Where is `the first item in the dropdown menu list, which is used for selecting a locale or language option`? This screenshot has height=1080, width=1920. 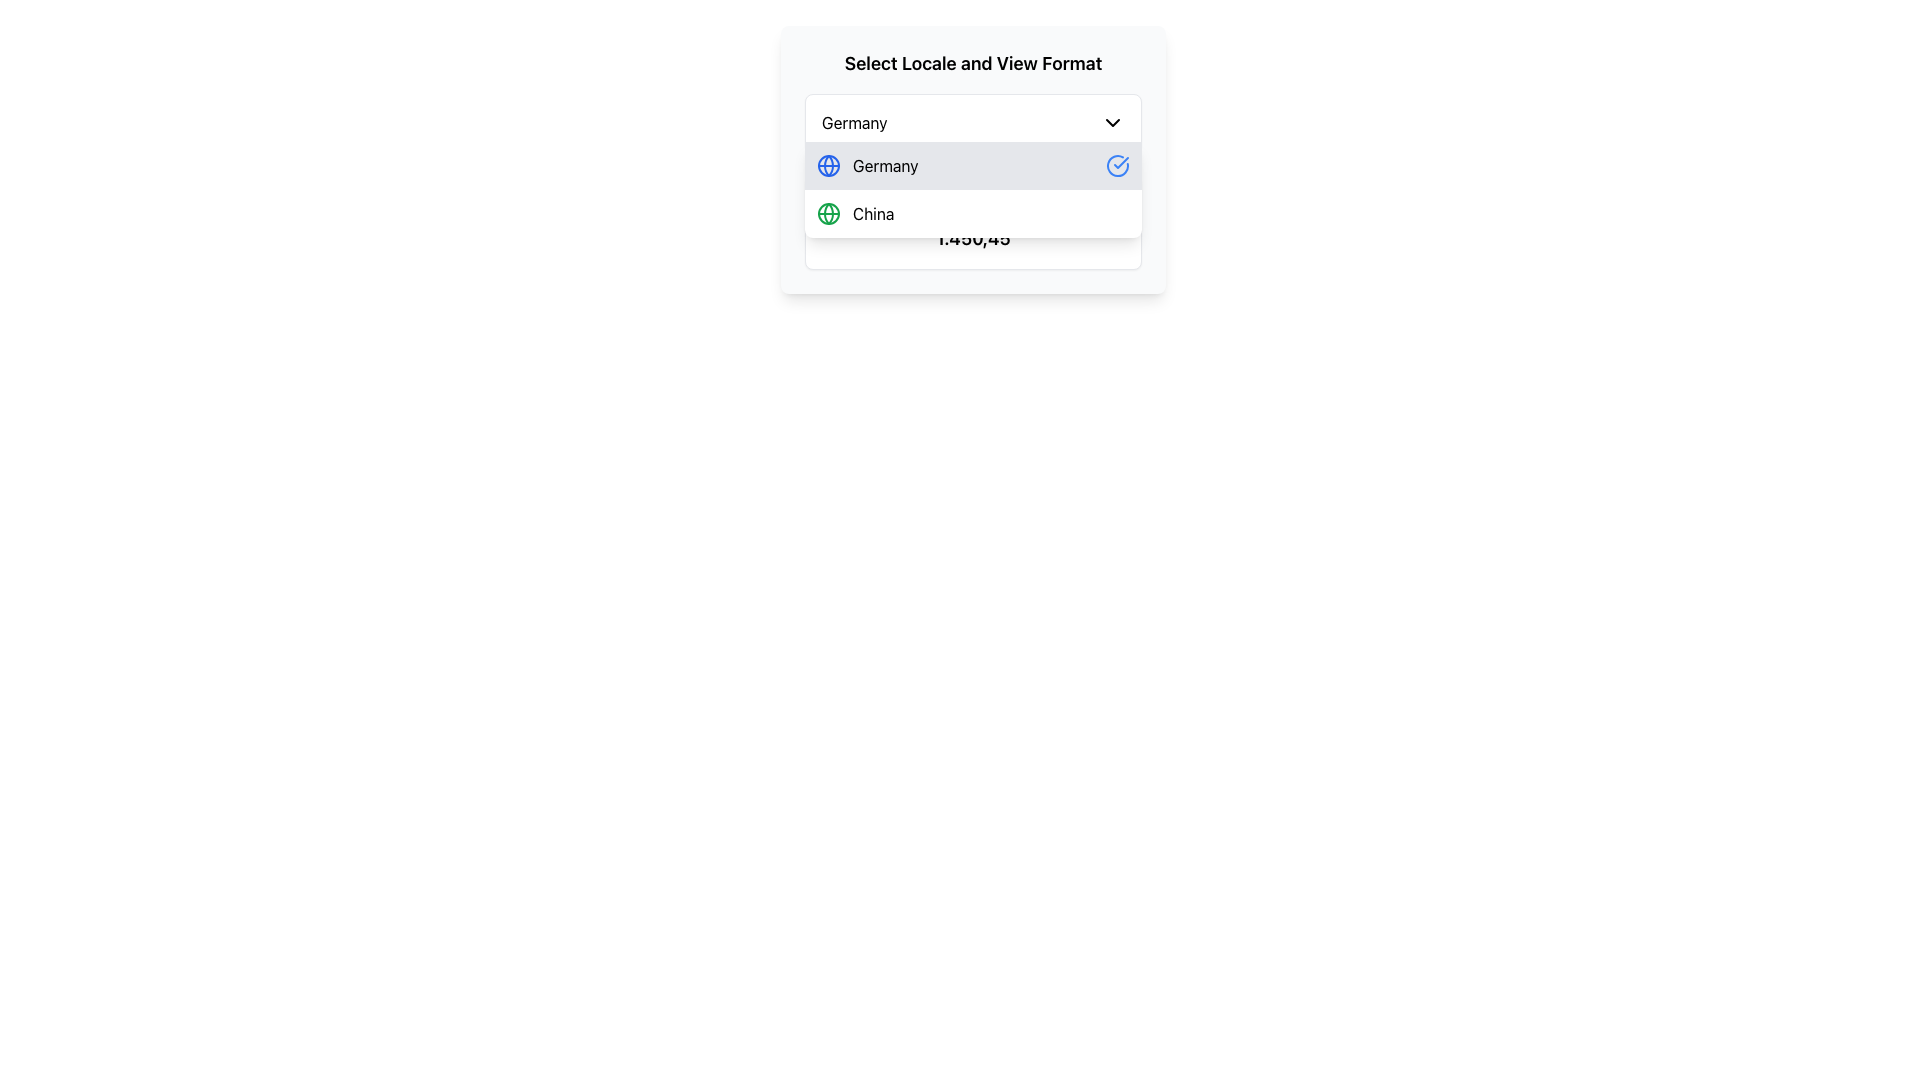
the first item in the dropdown menu list, which is used for selecting a locale or language option is located at coordinates (973, 164).